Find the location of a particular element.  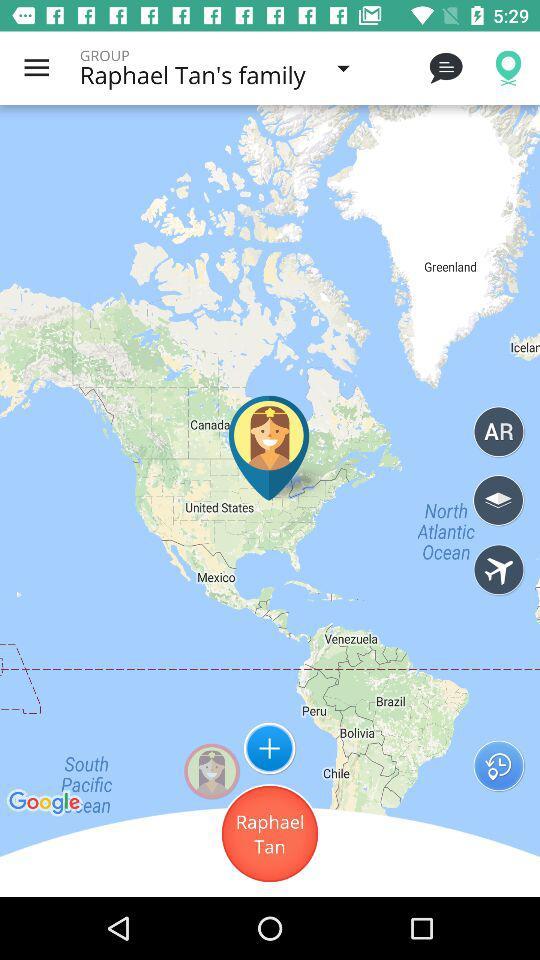

the icon to the right of the raphael tan icon is located at coordinates (497, 764).